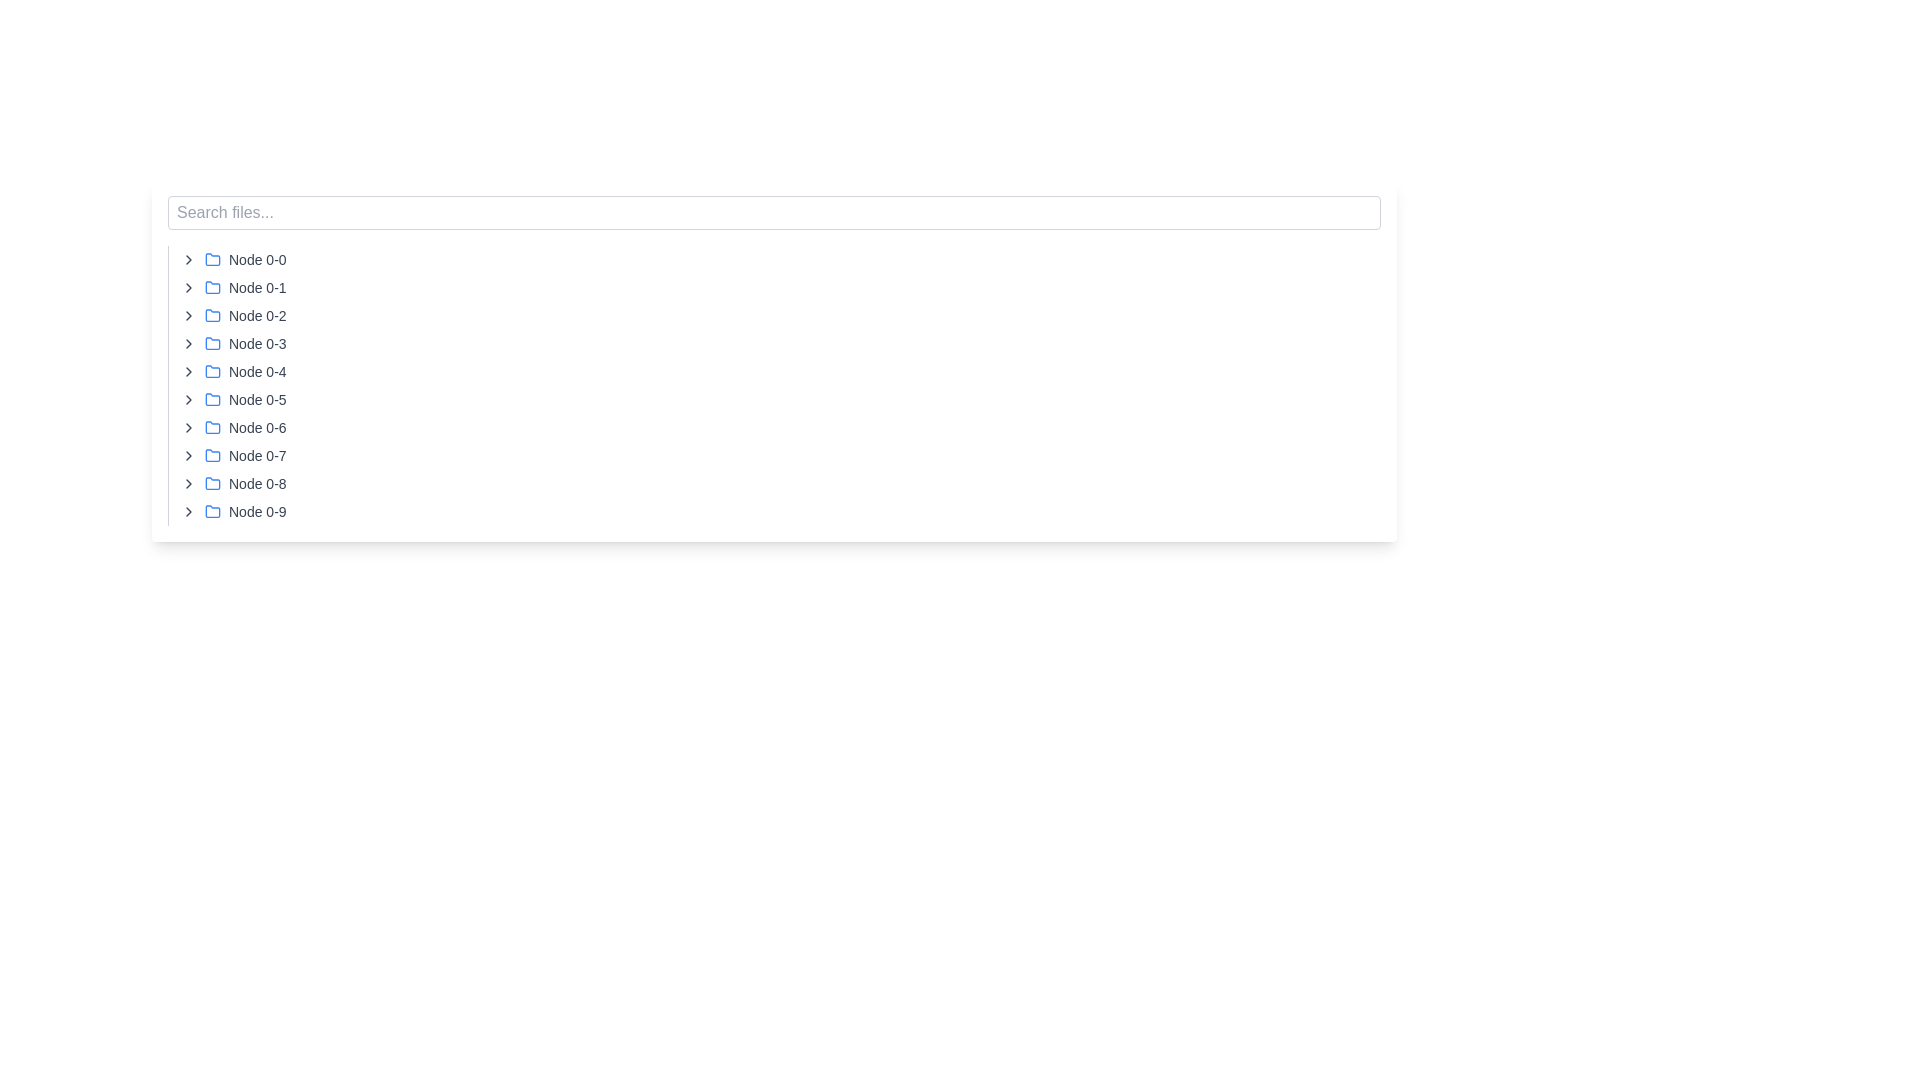 The image size is (1920, 1080). Describe the element at coordinates (212, 427) in the screenshot. I see `the blue folder icon adjacent to the text 'Node 0-6'` at that location.